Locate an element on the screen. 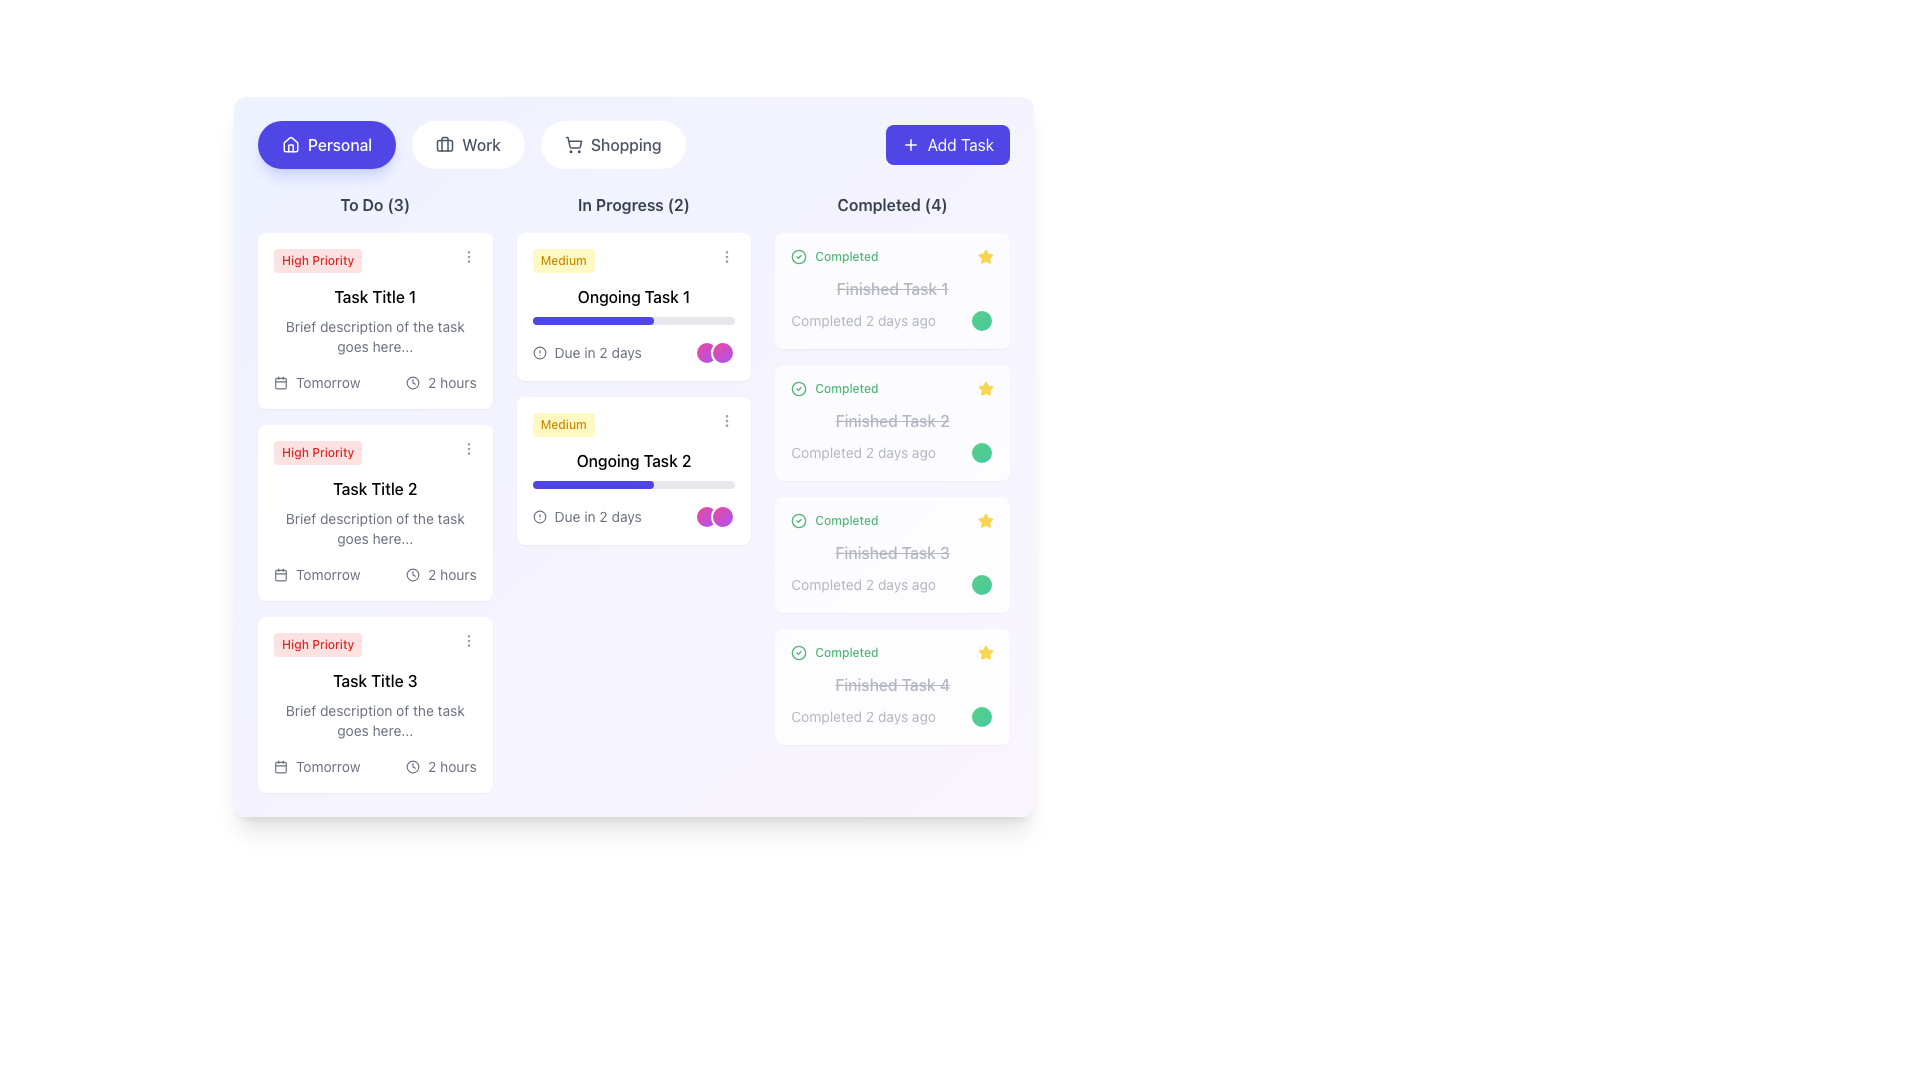  horizontal progress bar located beneath the text 'Ongoing Task 2' in the 'In Progress' column, which is filled with dark blue color and indicates 60% progress is located at coordinates (632, 485).